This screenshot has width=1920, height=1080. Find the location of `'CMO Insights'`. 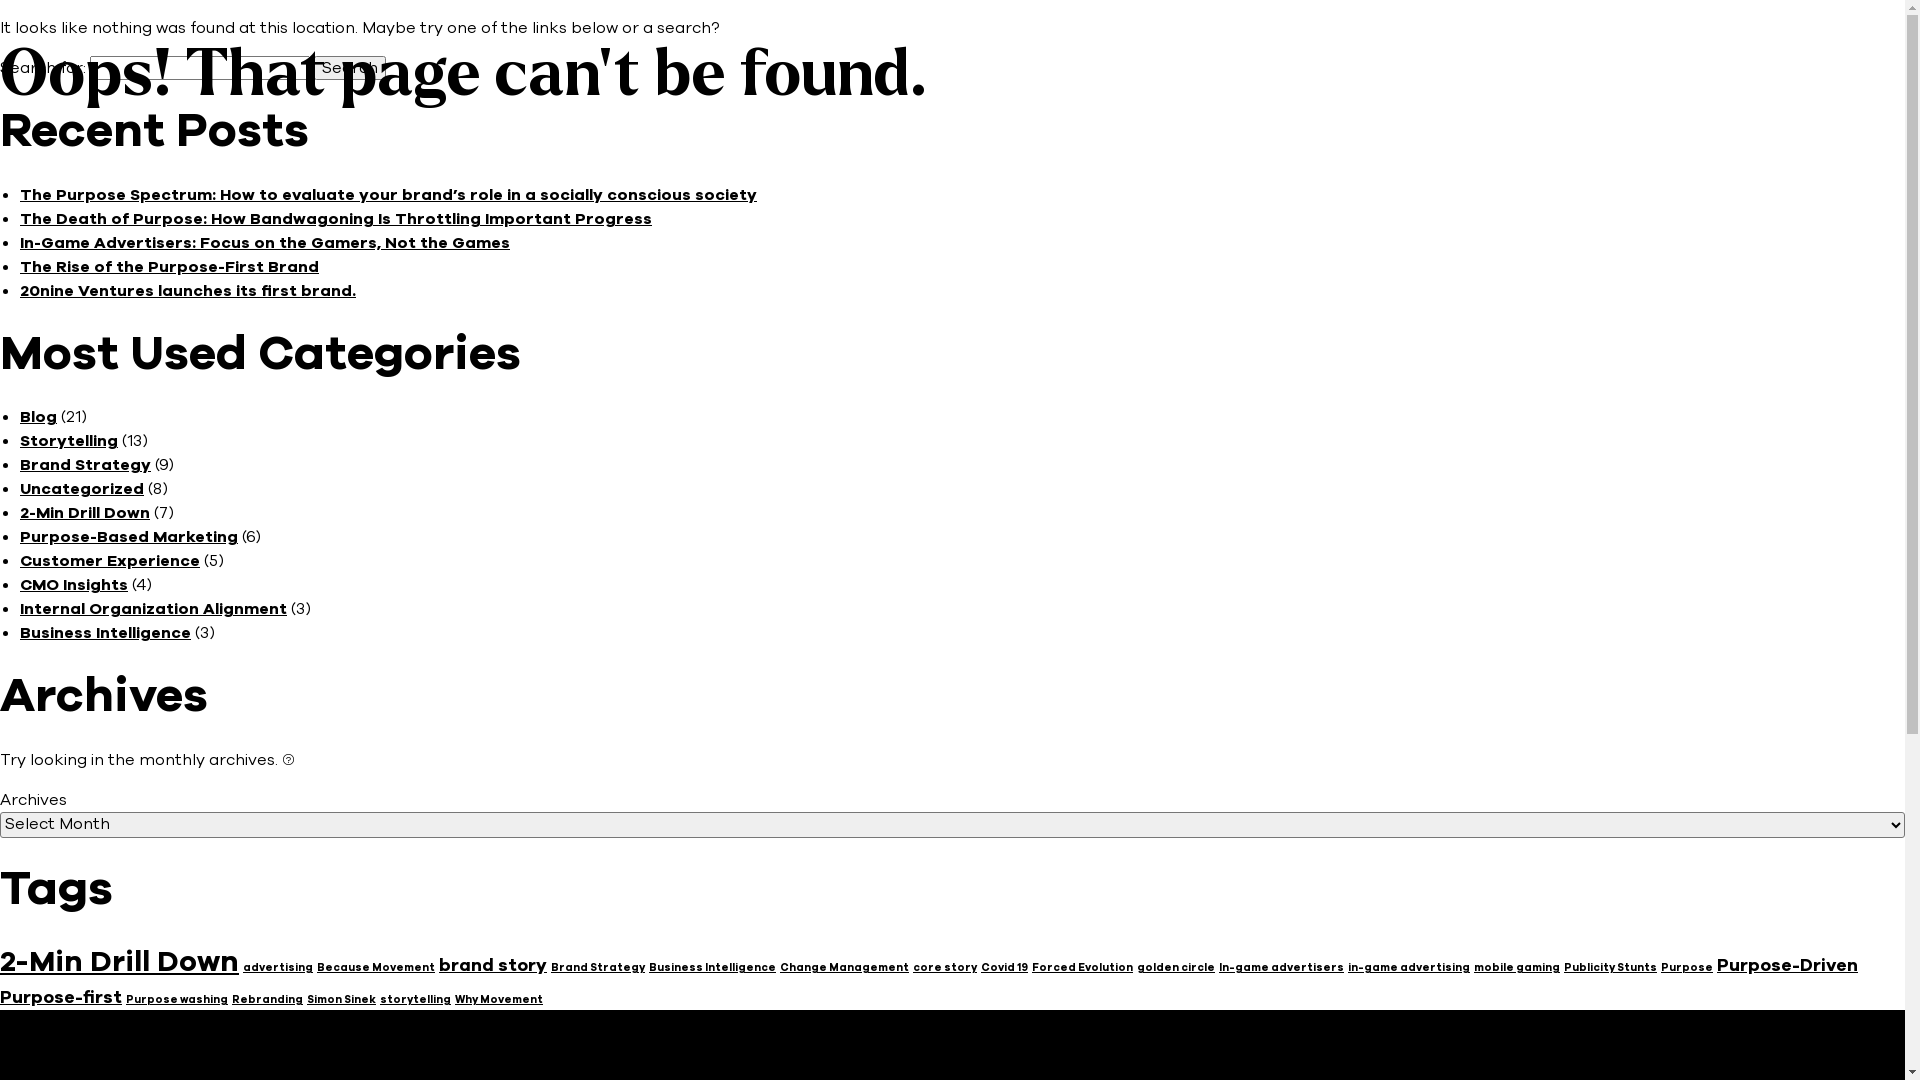

'CMO Insights' is located at coordinates (73, 585).